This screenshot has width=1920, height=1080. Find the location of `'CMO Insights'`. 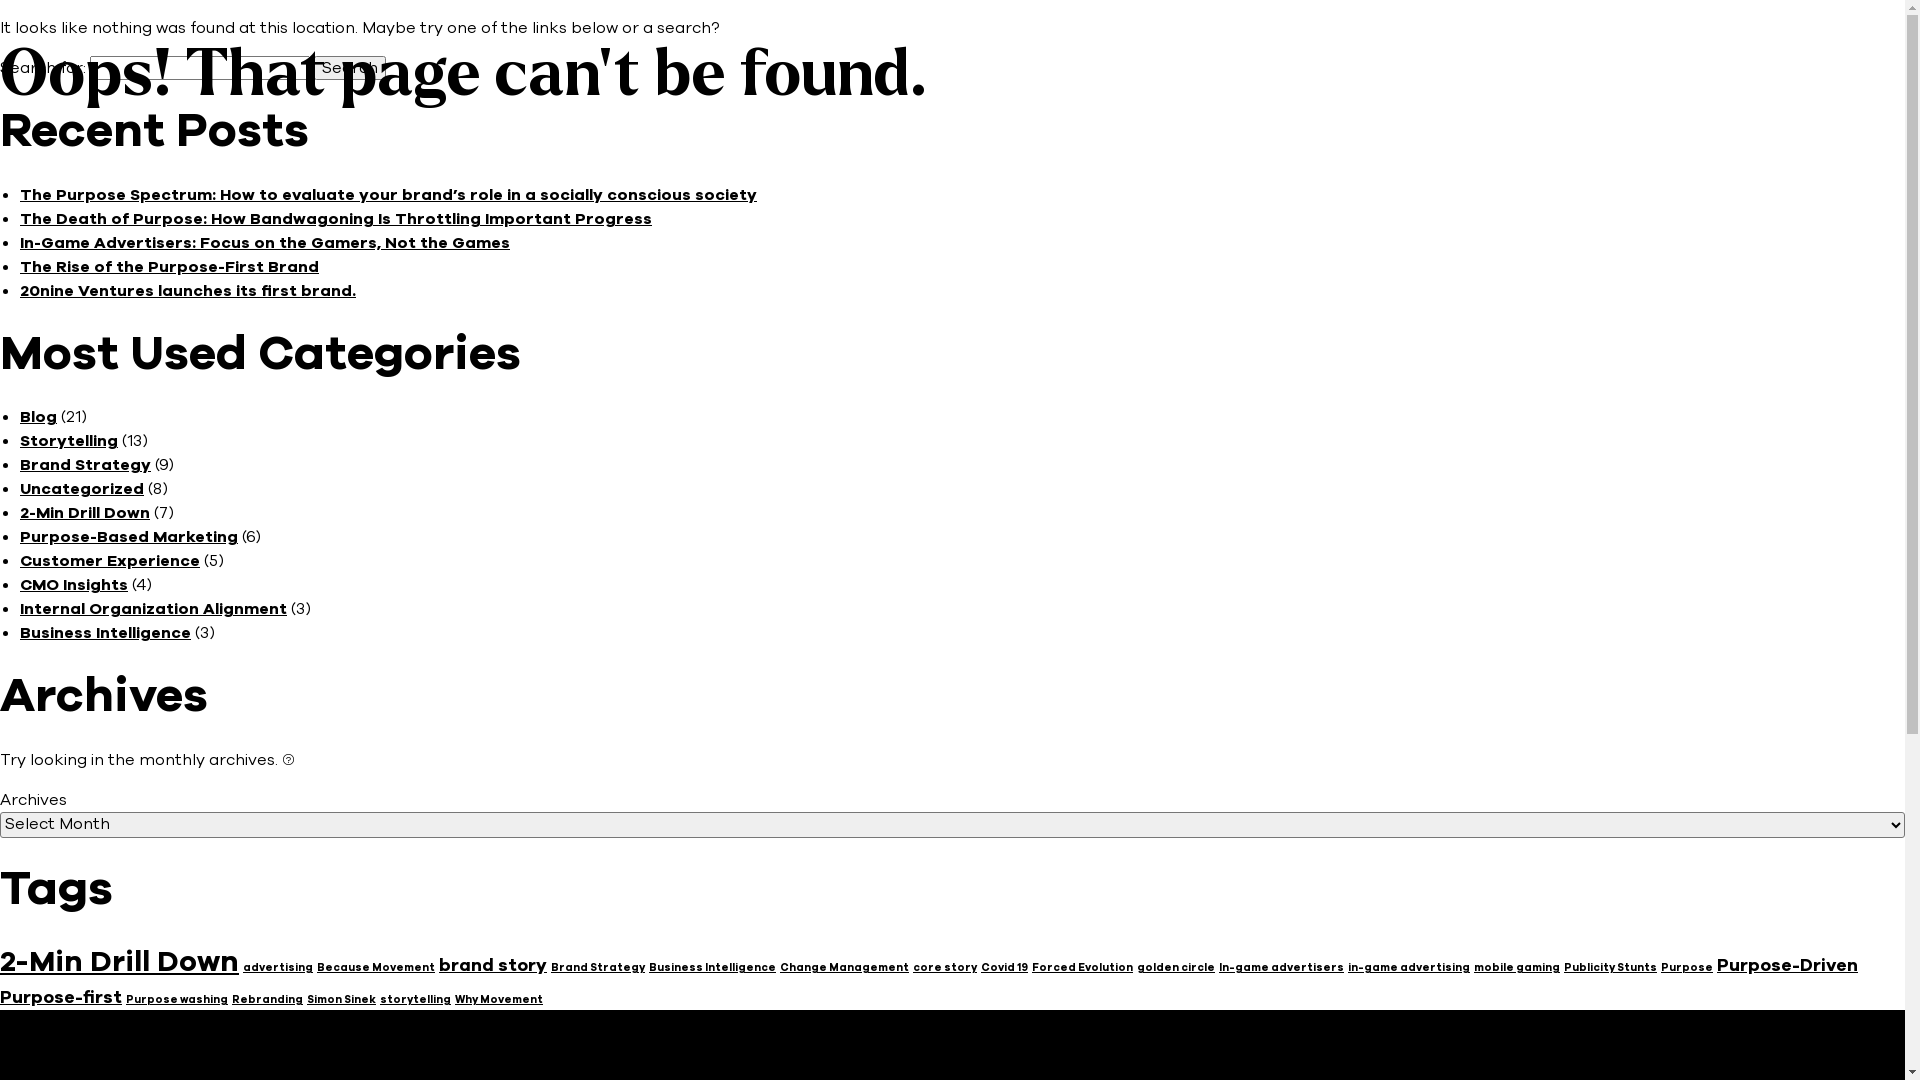

'CMO Insights' is located at coordinates (73, 585).